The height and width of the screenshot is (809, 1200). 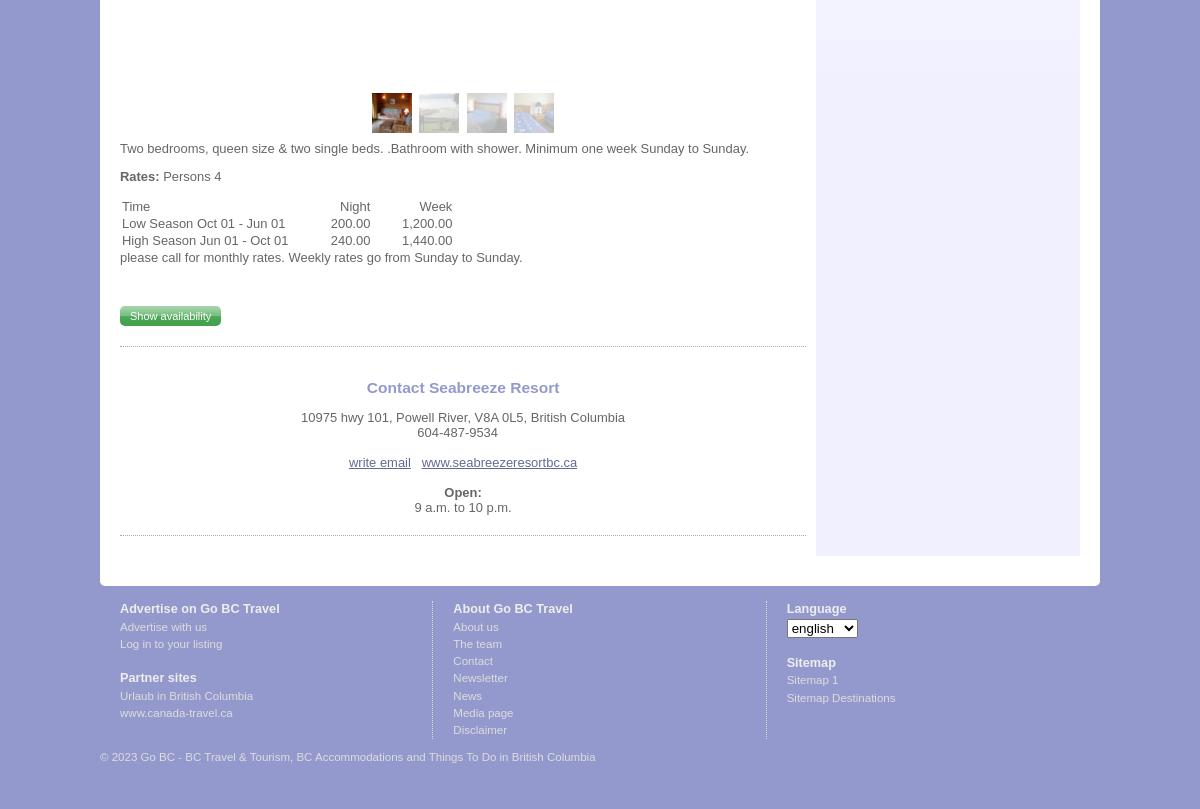 I want to click on 'www.seabreezeresortbc.ca', so click(x=497, y=461).